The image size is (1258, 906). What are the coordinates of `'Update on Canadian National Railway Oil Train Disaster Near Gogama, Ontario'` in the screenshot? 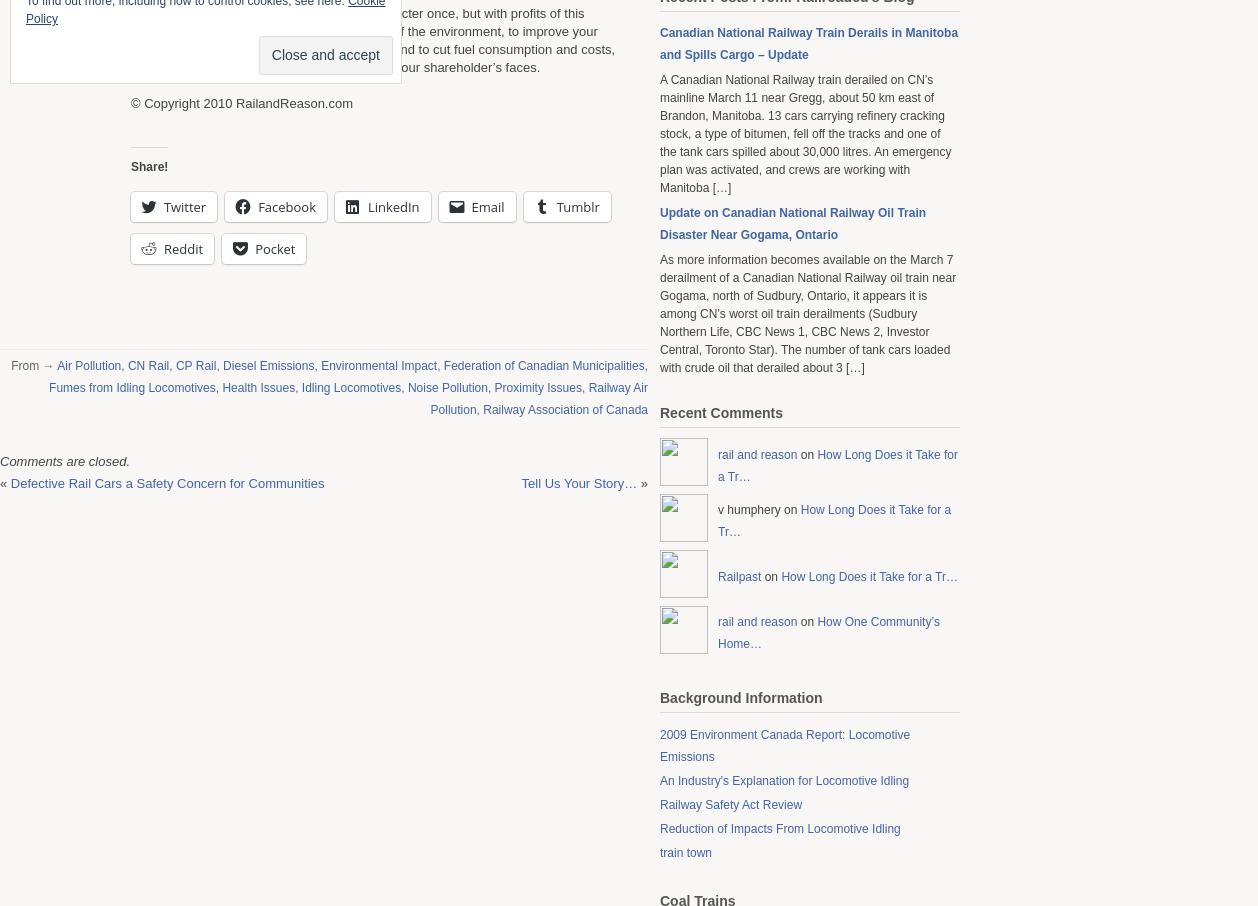 It's located at (793, 222).